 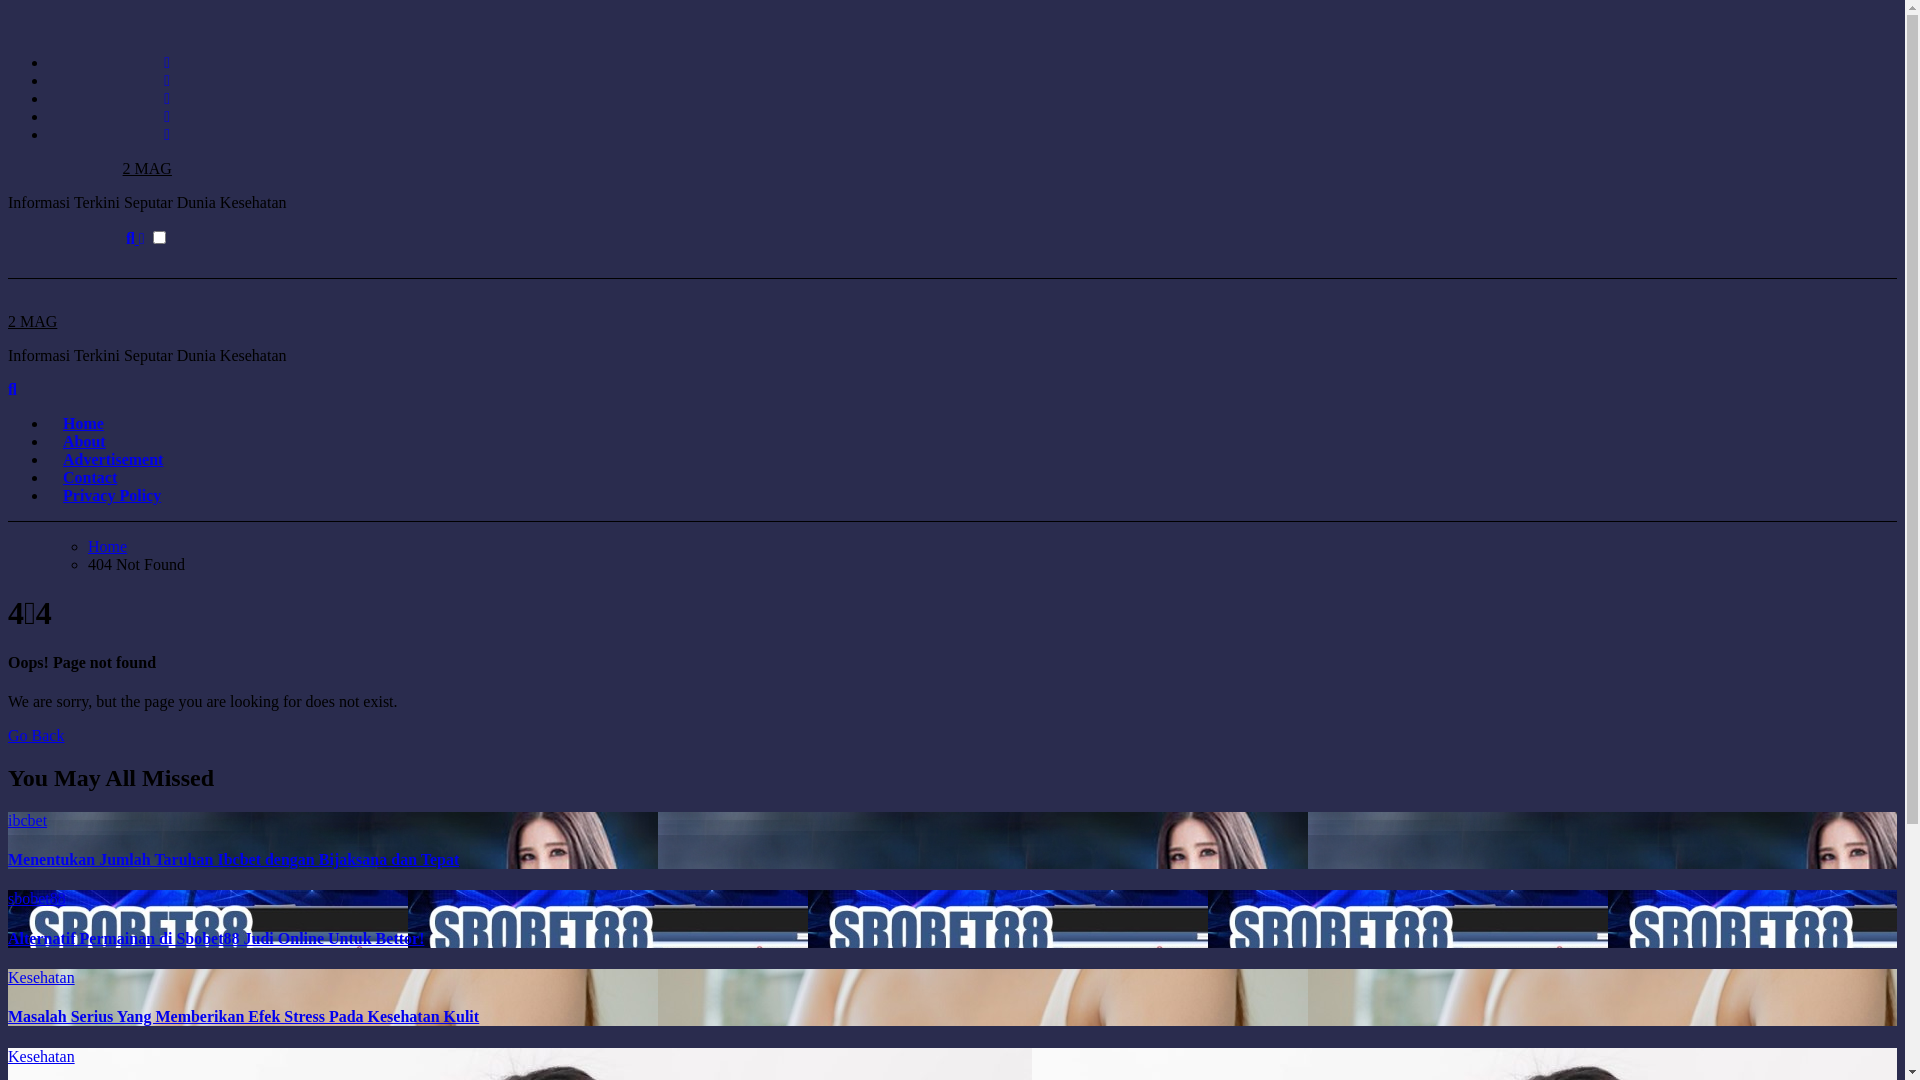 What do you see at coordinates (110, 495) in the screenshot?
I see `'Privacy Policy'` at bounding box center [110, 495].